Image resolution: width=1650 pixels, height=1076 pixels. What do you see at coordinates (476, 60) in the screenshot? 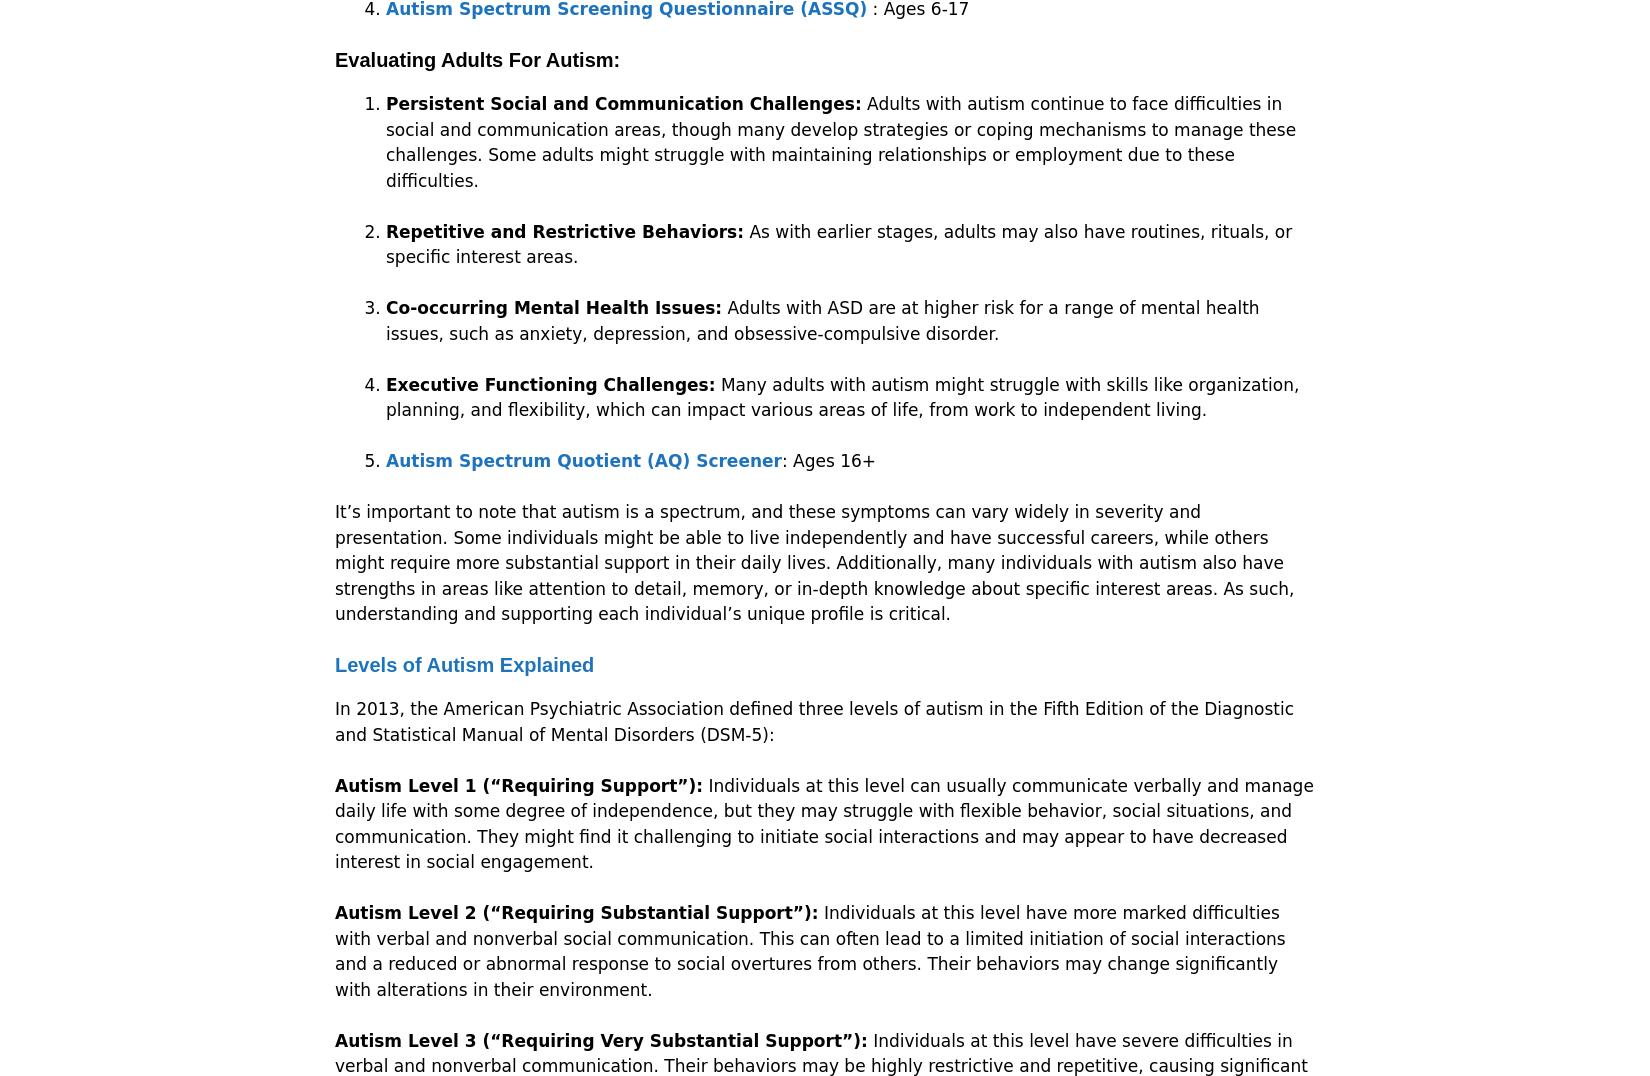
I see `'Evaluating Adults For Autism:'` at bounding box center [476, 60].